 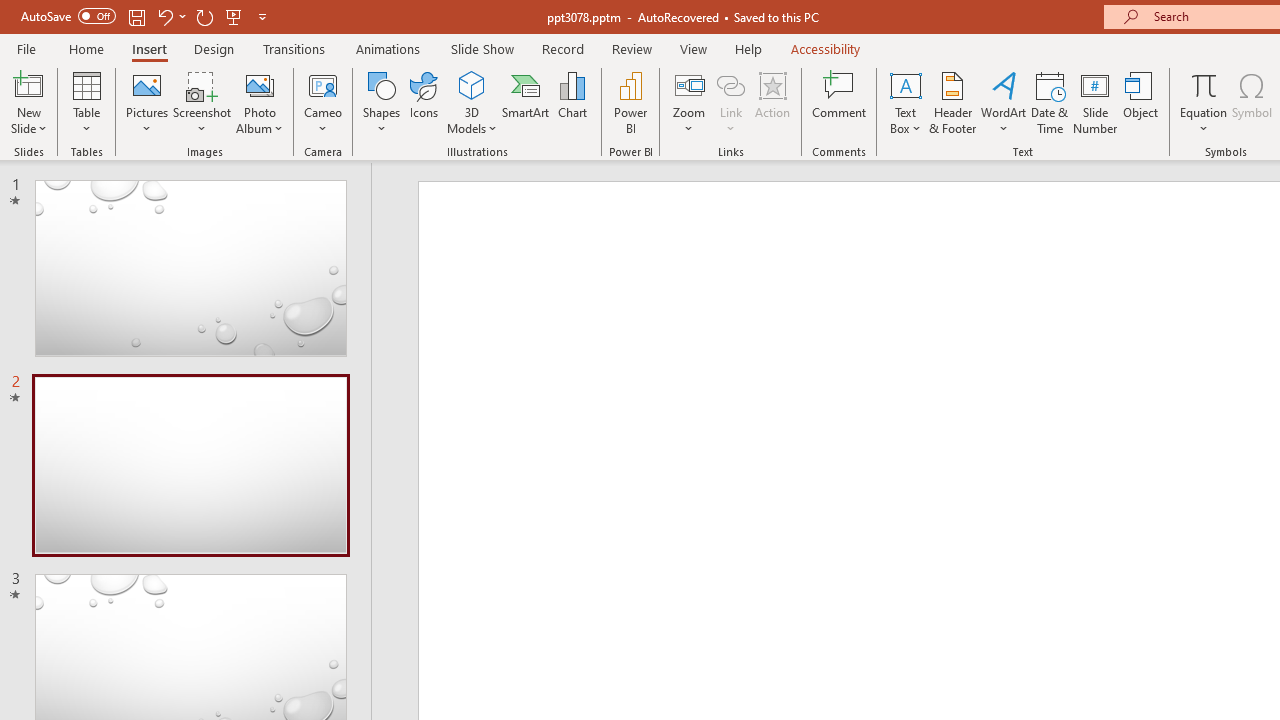 I want to click on '3D Models', so click(x=471, y=84).